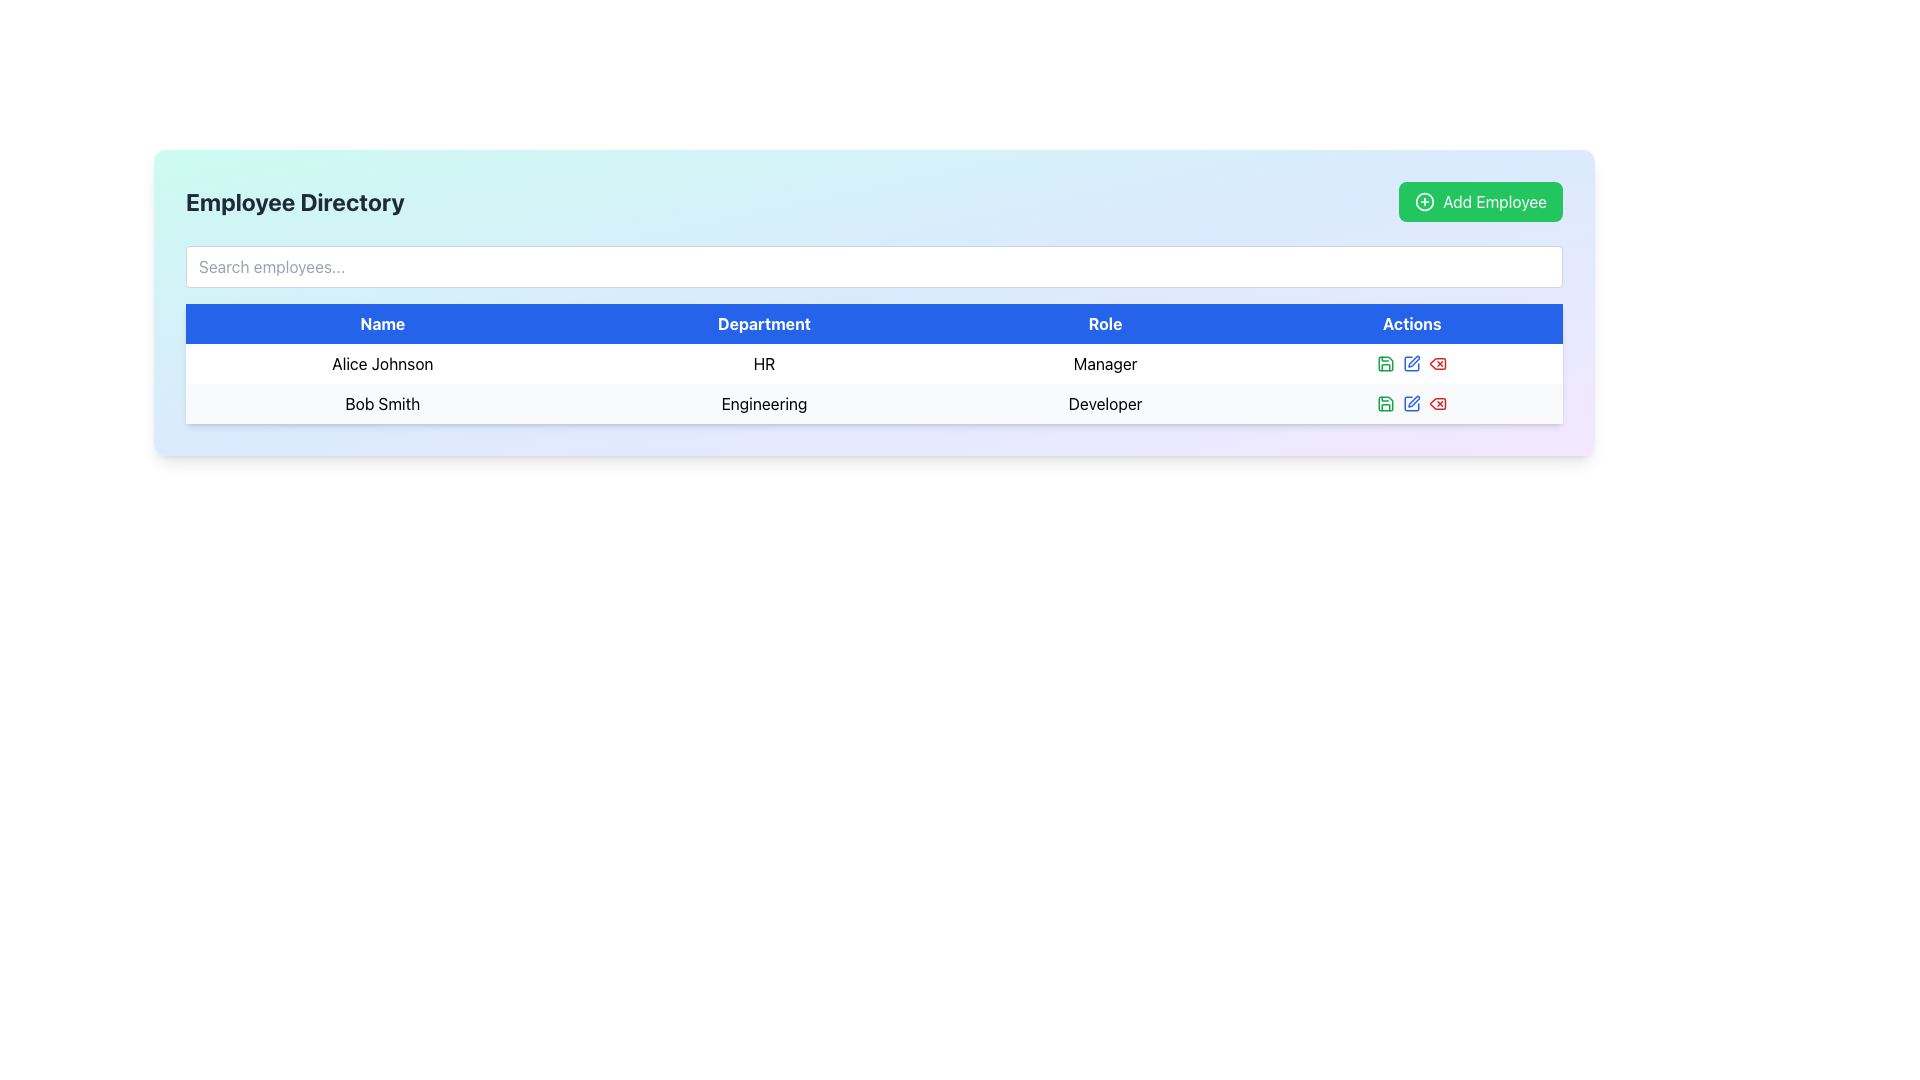 Image resolution: width=1920 pixels, height=1080 pixels. What do you see at coordinates (1411, 404) in the screenshot?
I see `the interactive action buttons in the 'Actions' column associated with the 'Bob Smith' row in the employee directory table` at bounding box center [1411, 404].